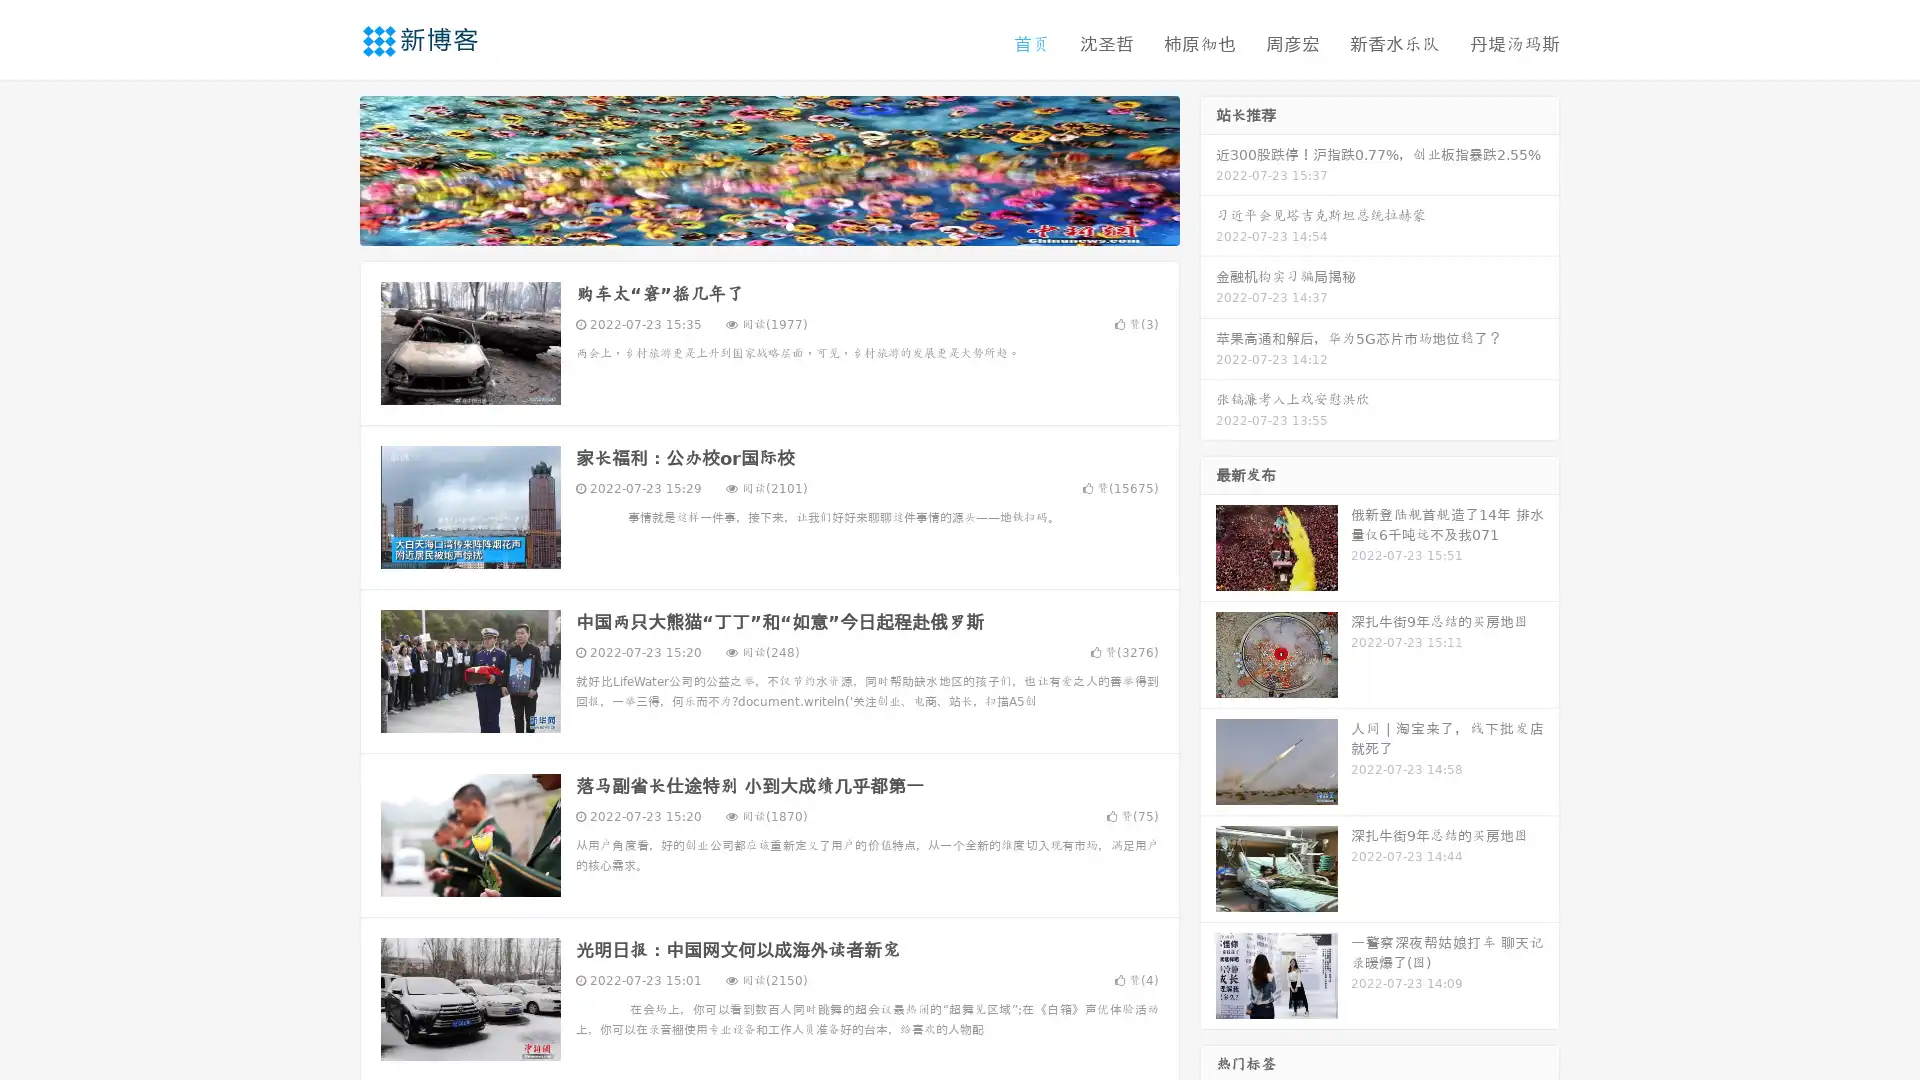 The height and width of the screenshot is (1080, 1920). I want to click on Go to slide 2, so click(768, 225).